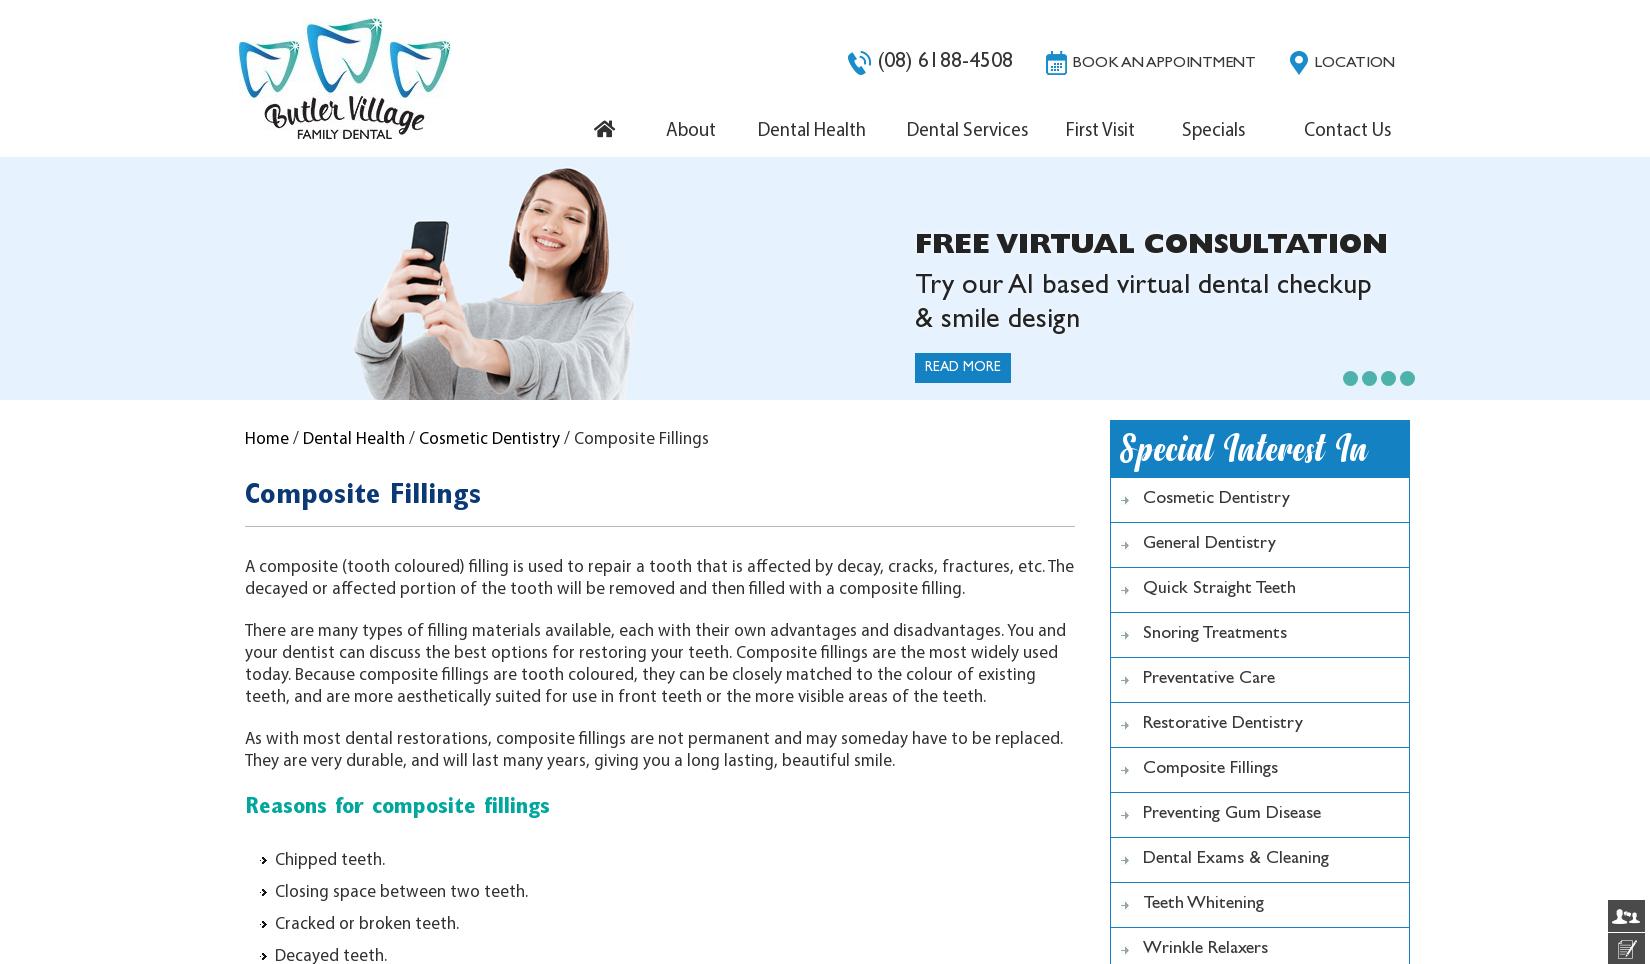  Describe the element at coordinates (1142, 545) in the screenshot. I see `'General Dentistry'` at that location.